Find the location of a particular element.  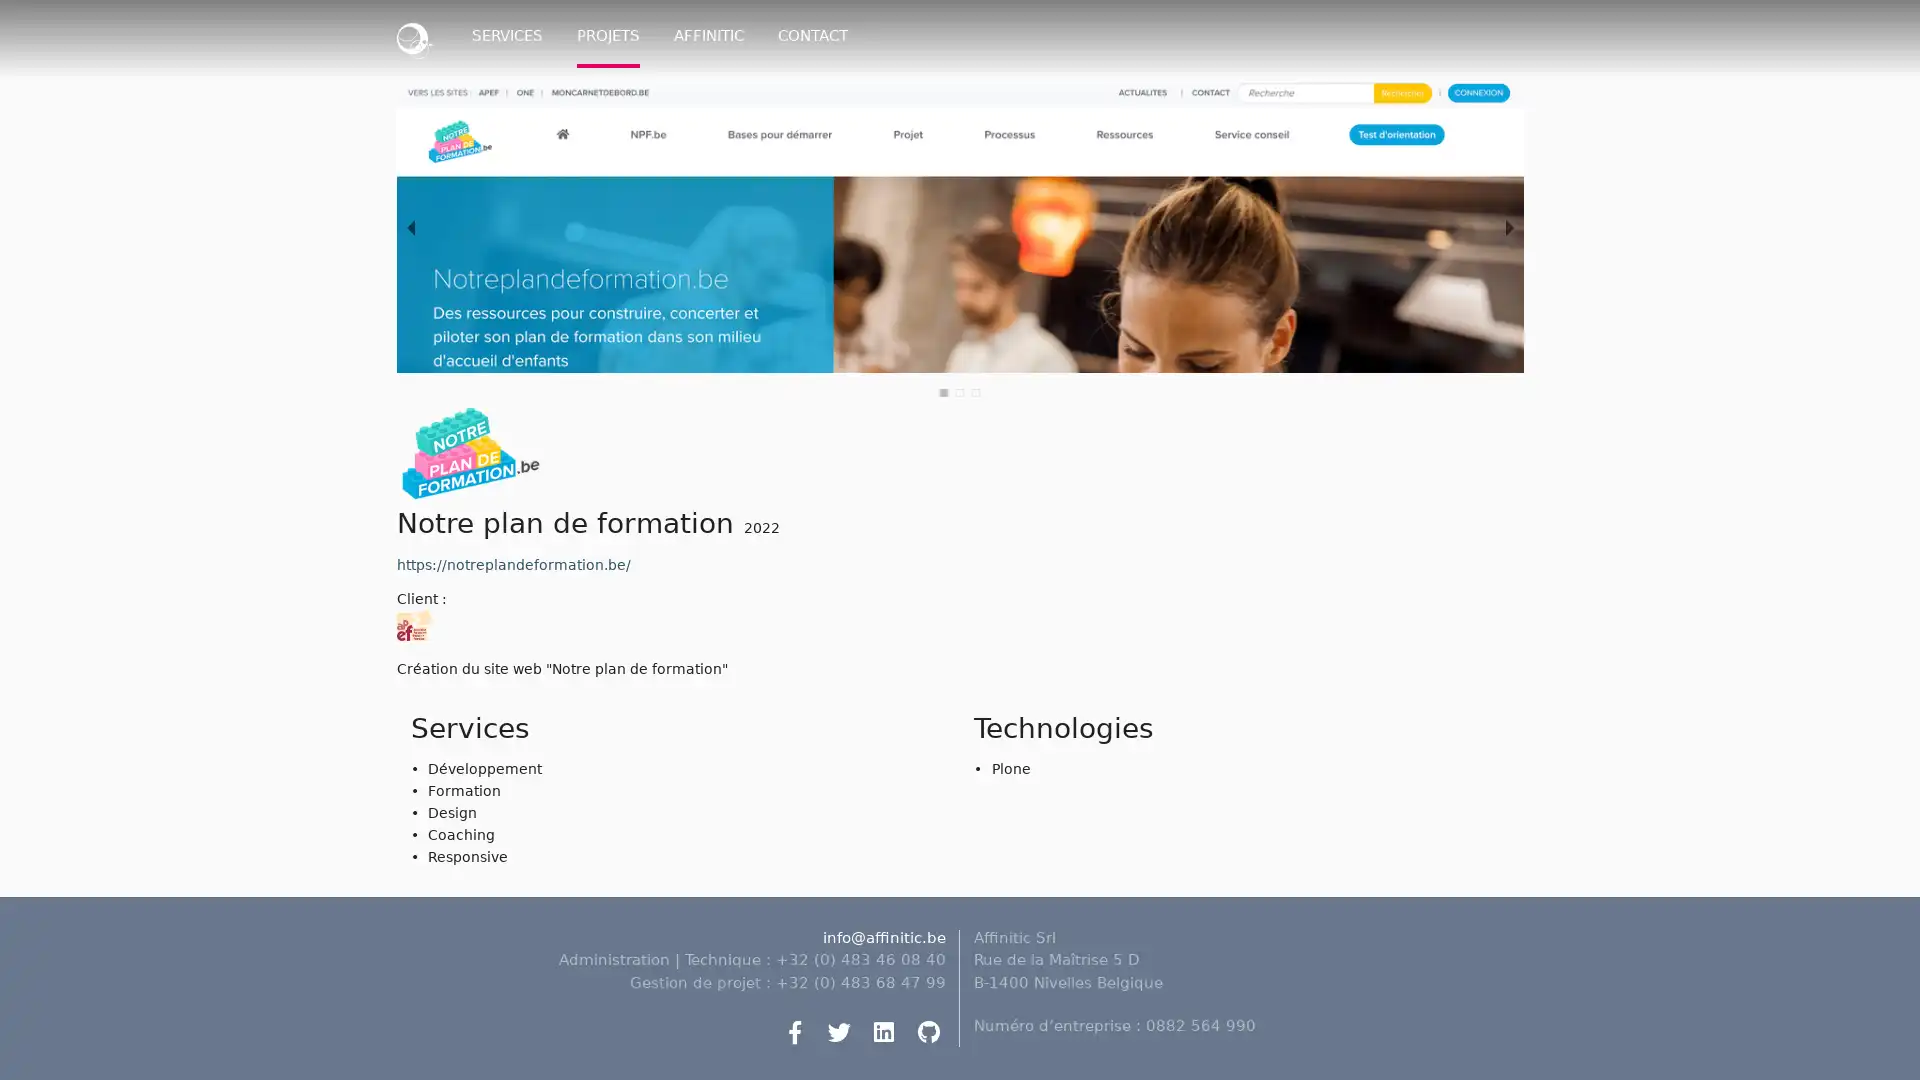

next slide / item is located at coordinates (1508, 289).